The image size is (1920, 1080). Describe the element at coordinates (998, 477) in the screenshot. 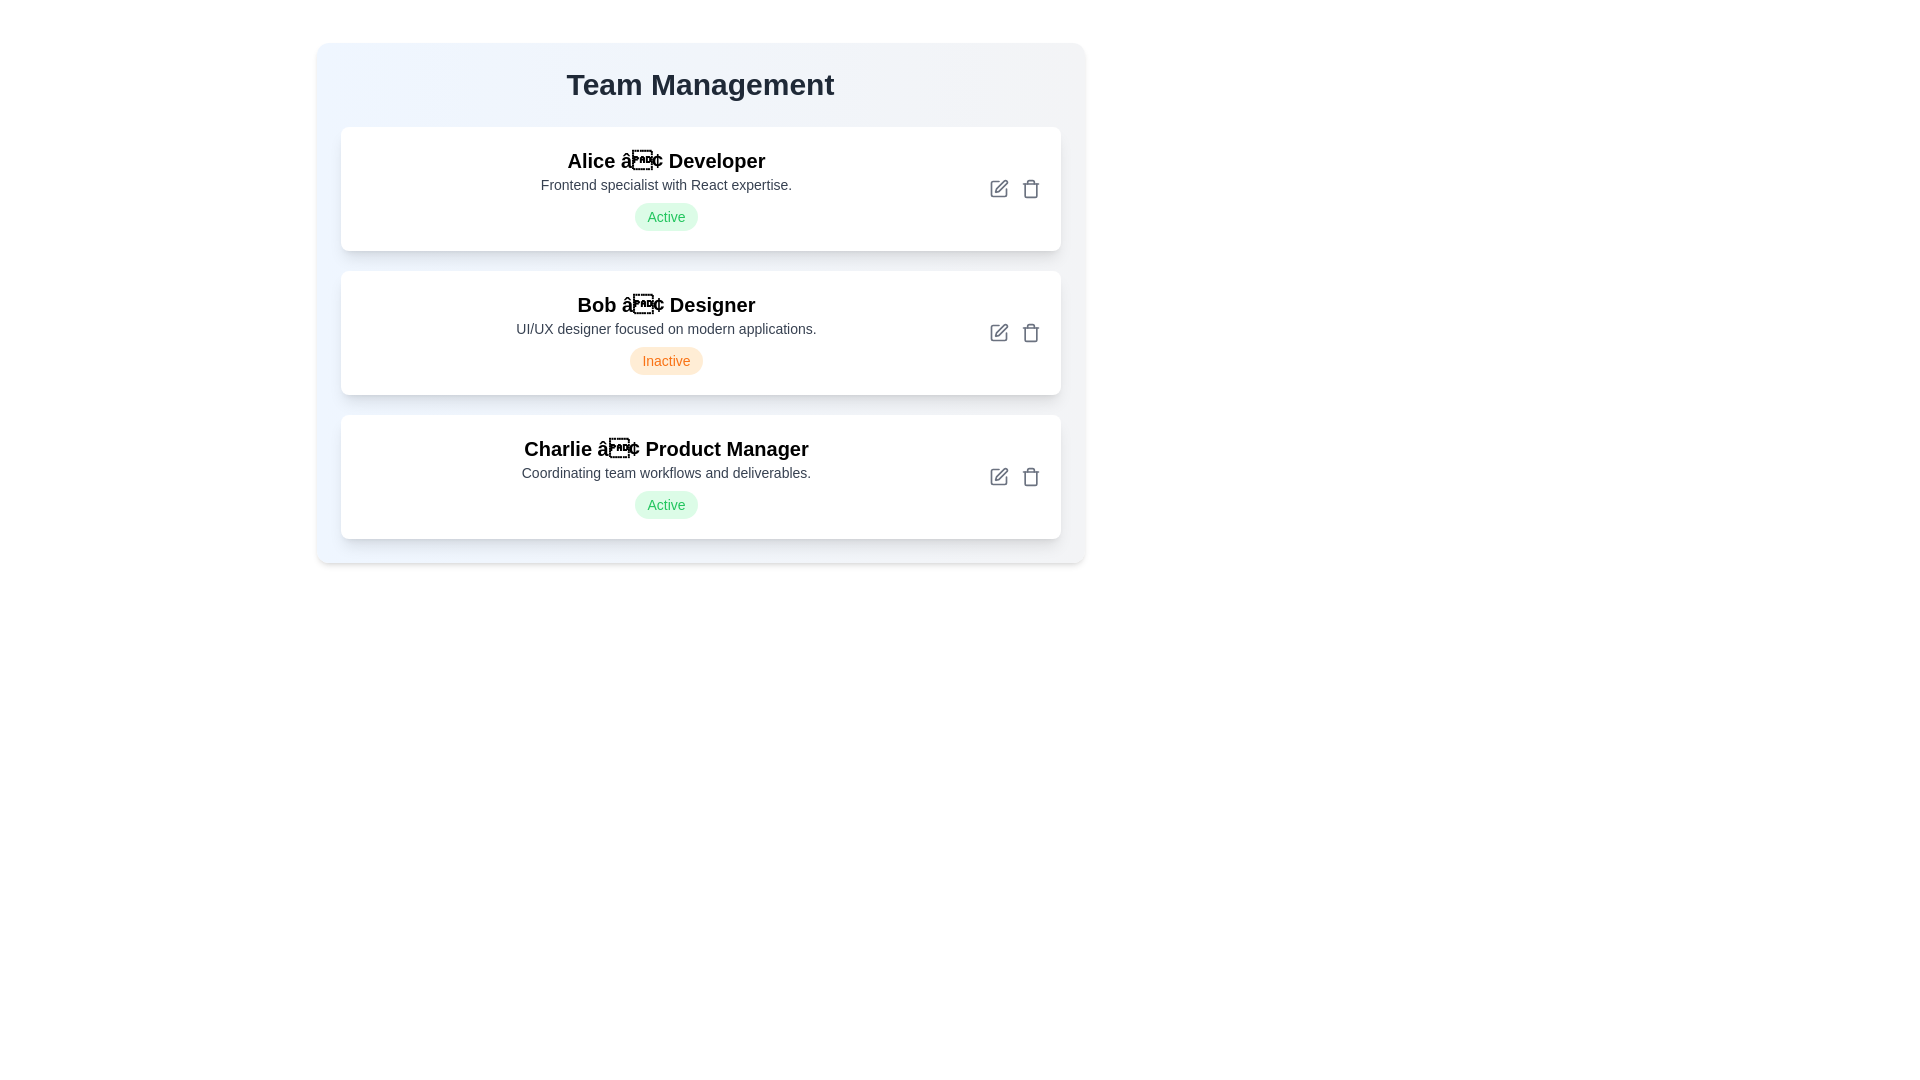

I see `edit icon for the team member Charlie` at that location.